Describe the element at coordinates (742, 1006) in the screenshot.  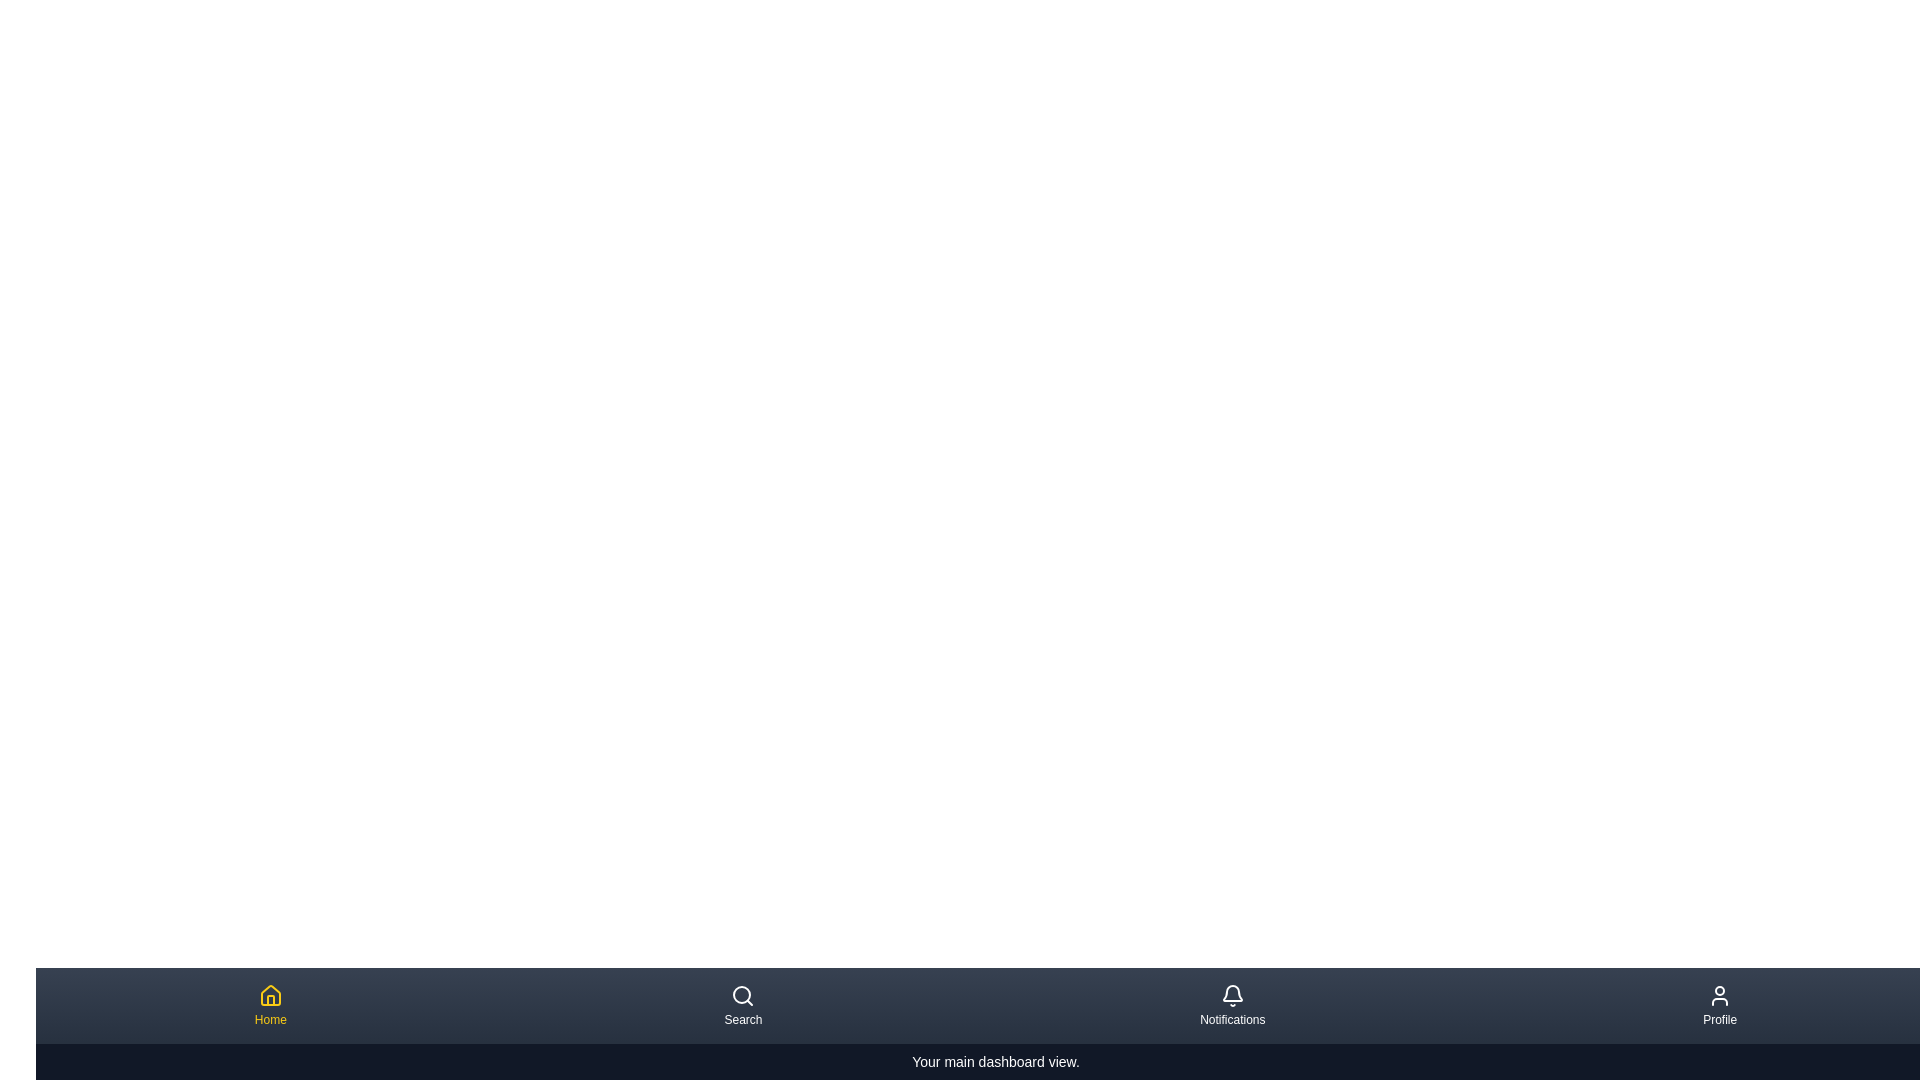
I see `the navigation item Search by clicking on its button` at that location.